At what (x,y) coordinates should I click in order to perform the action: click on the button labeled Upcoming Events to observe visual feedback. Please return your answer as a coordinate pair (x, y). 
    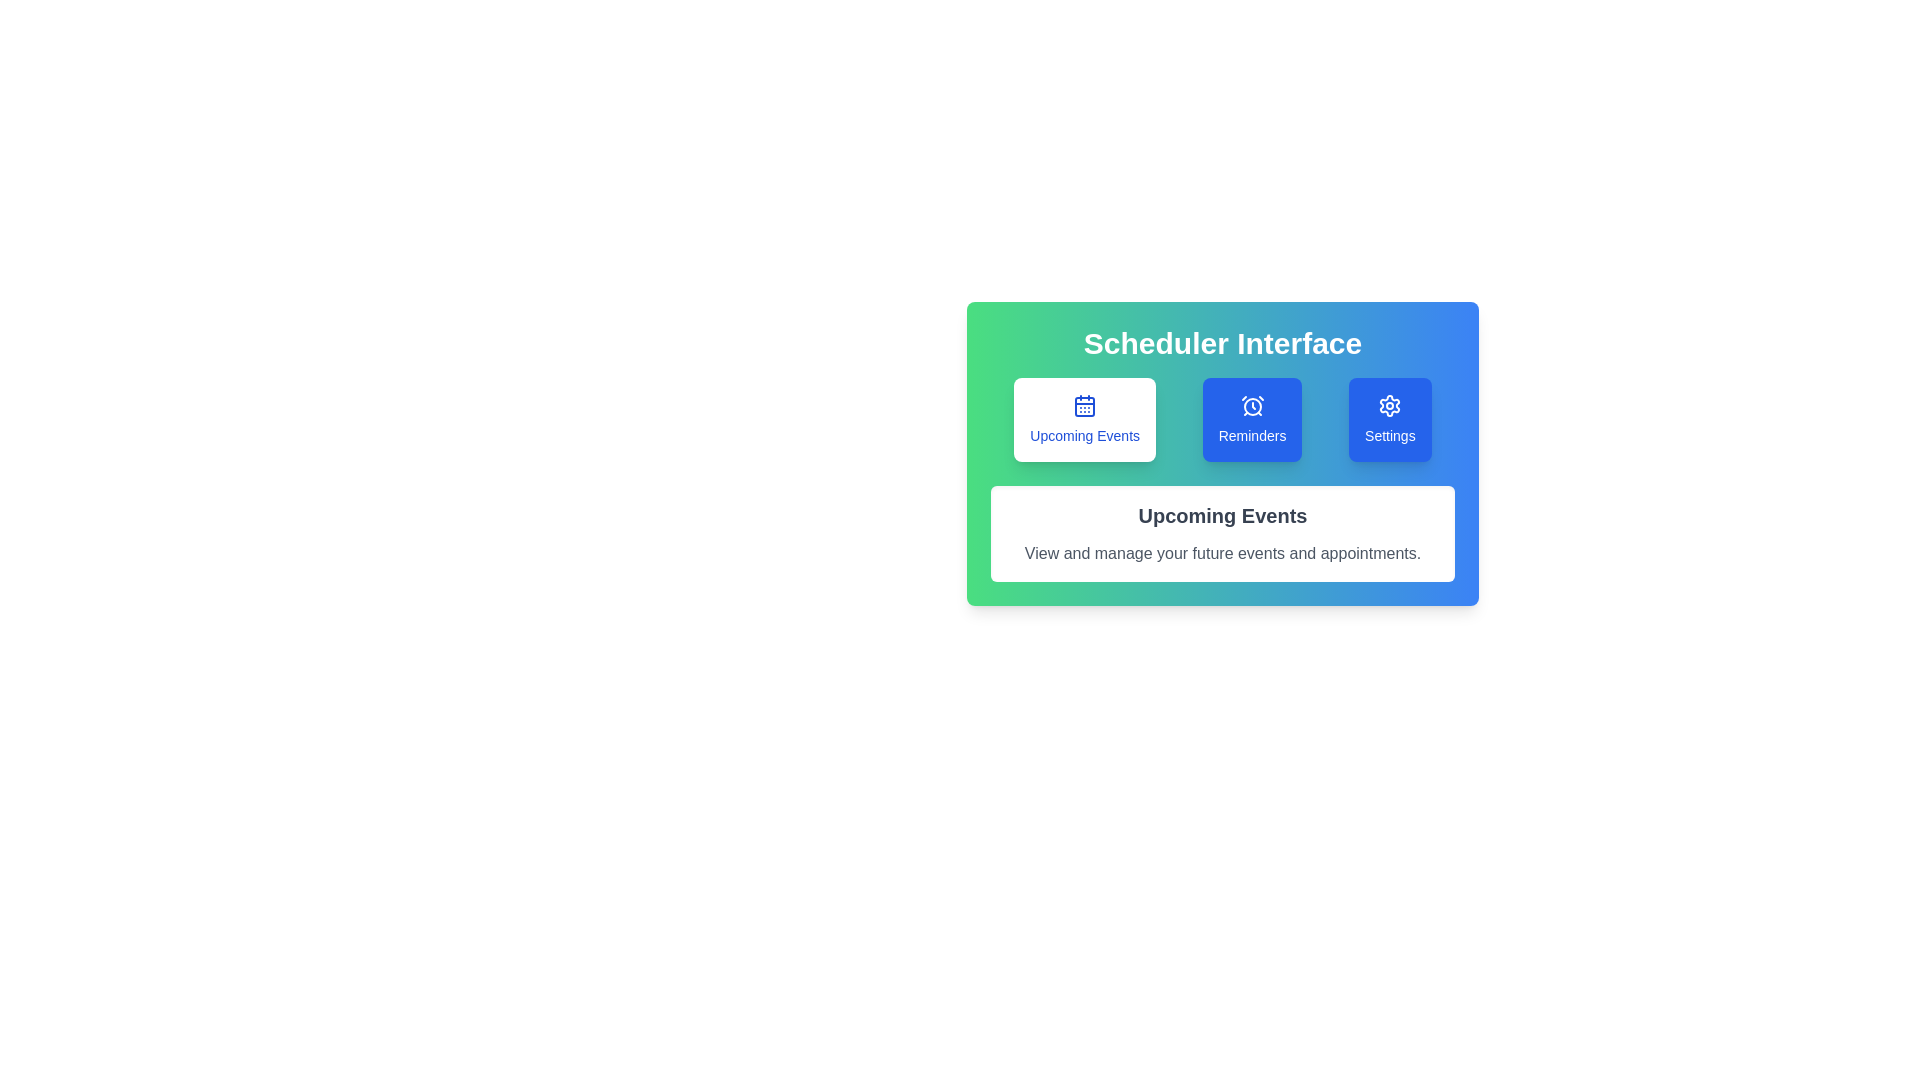
    Looking at the image, I should click on (1084, 419).